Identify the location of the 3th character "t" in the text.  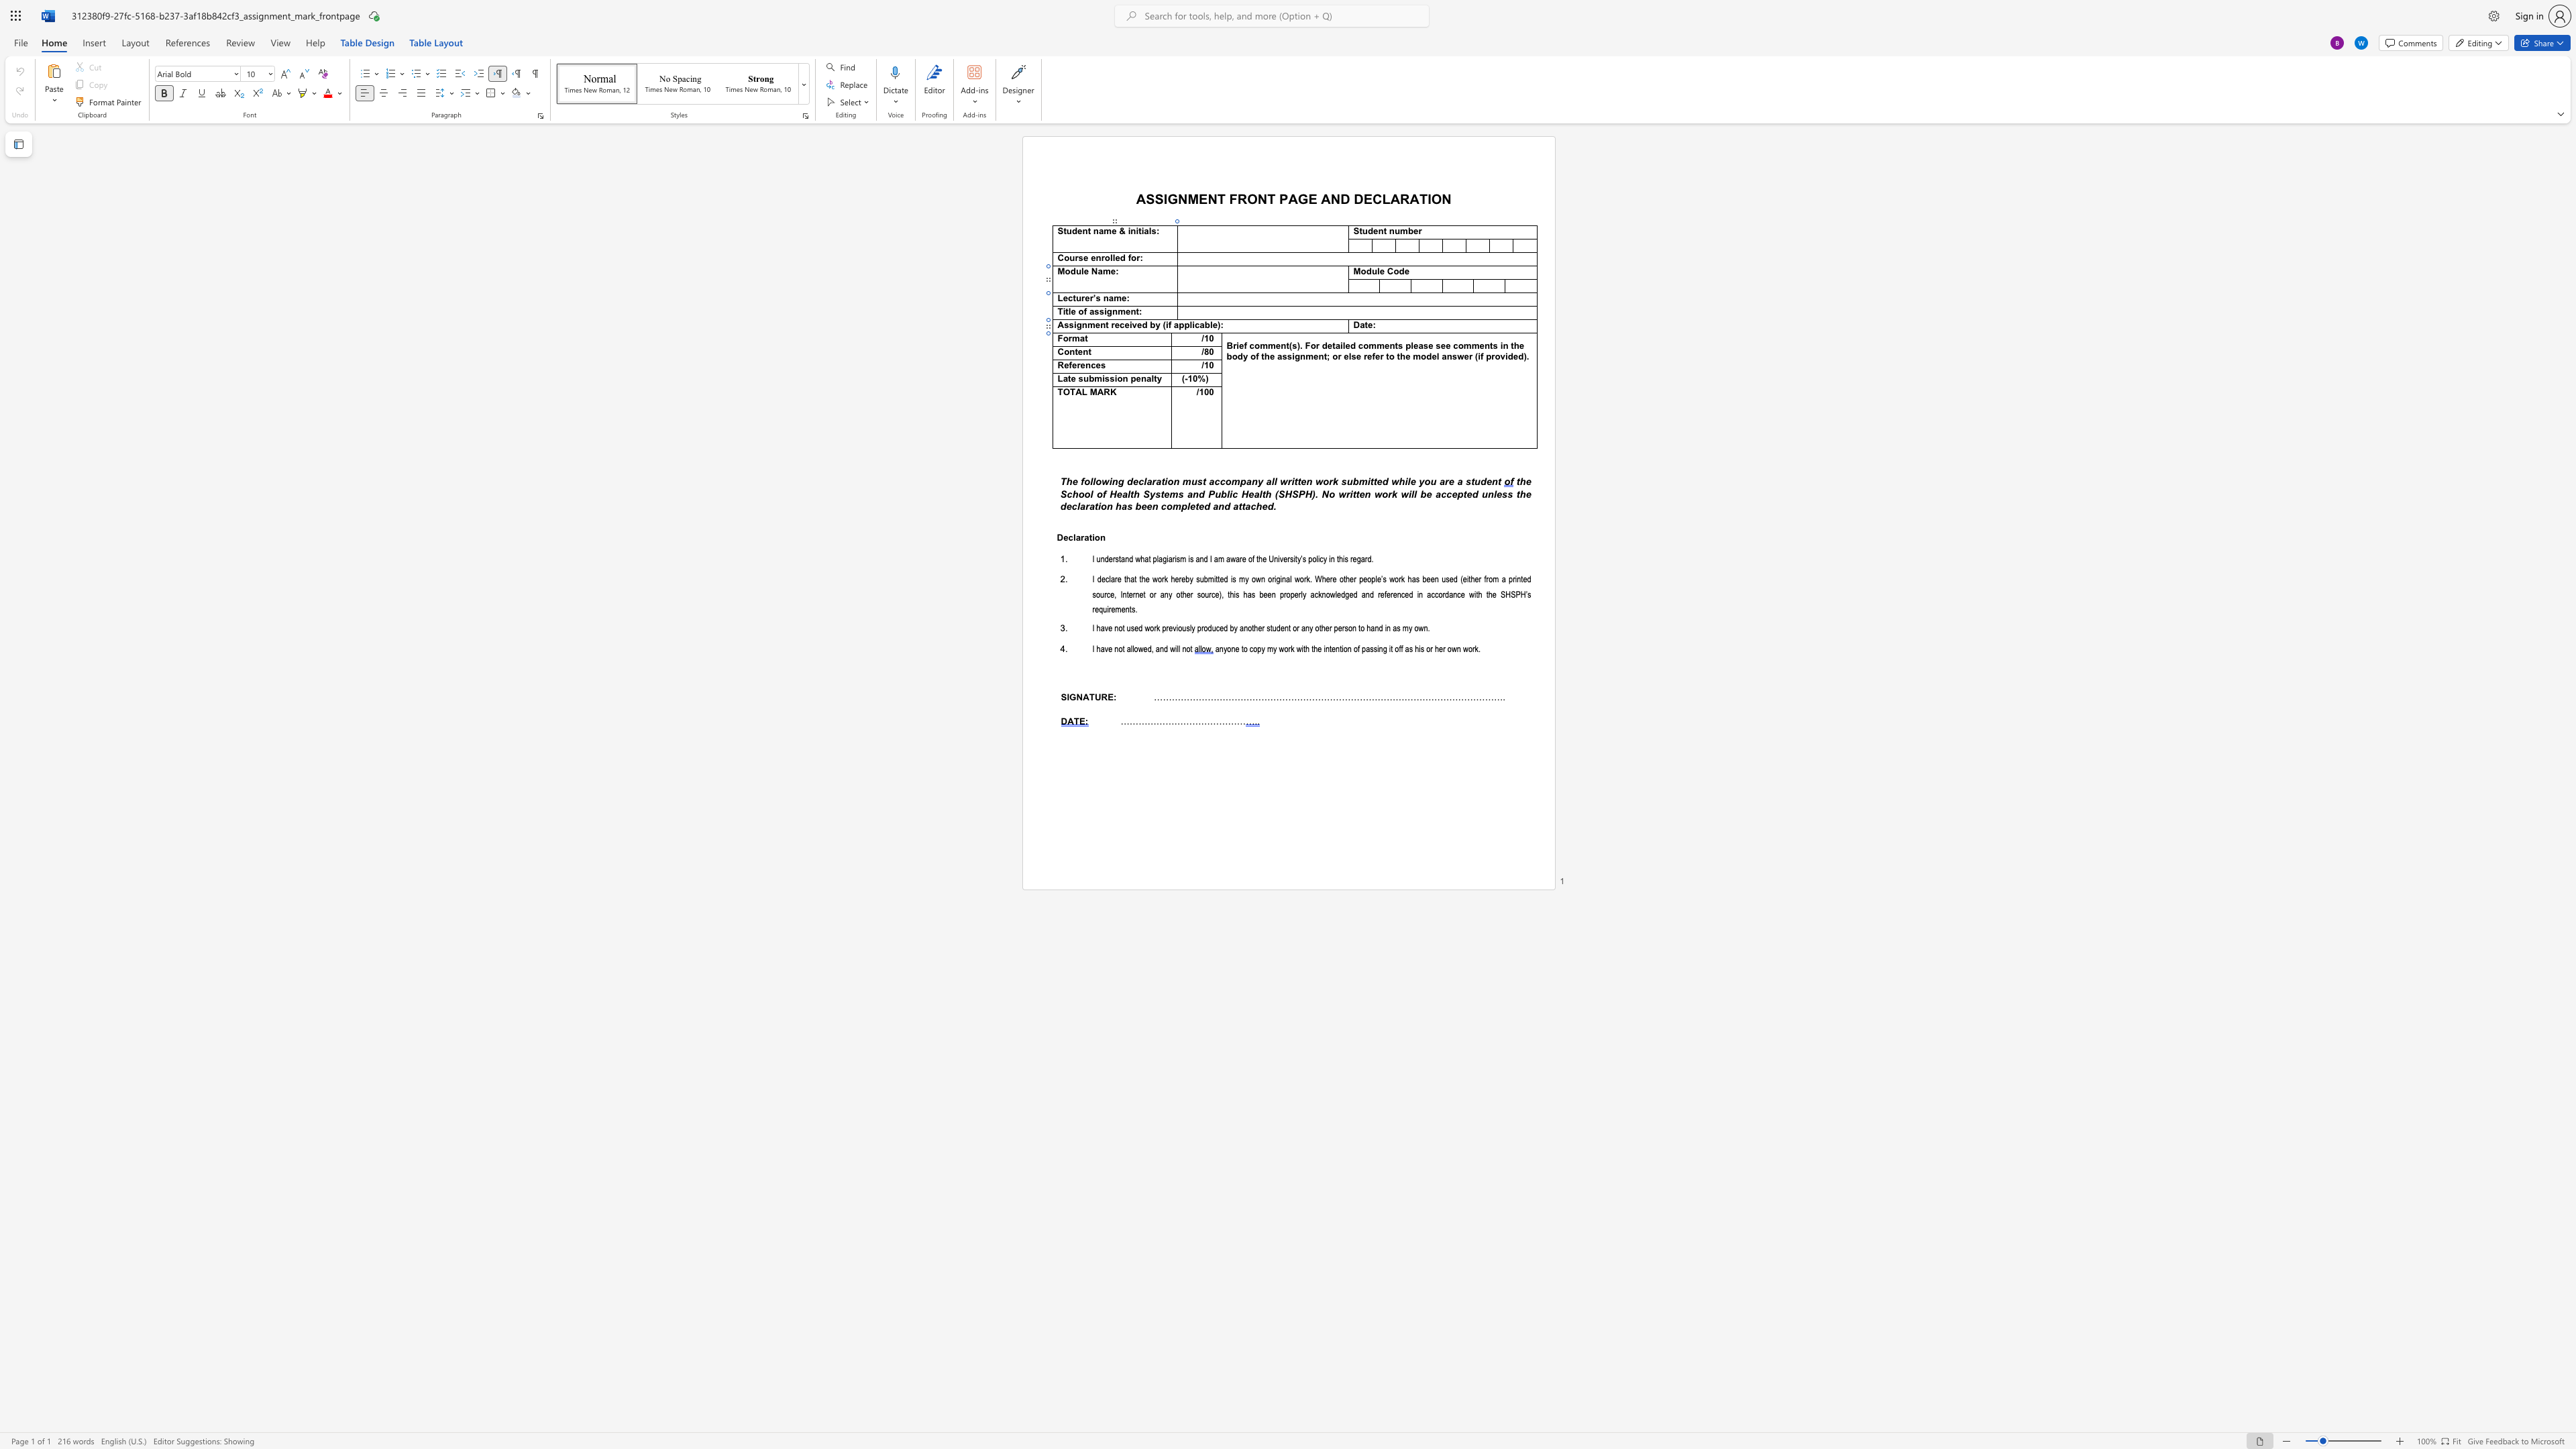
(1396, 345).